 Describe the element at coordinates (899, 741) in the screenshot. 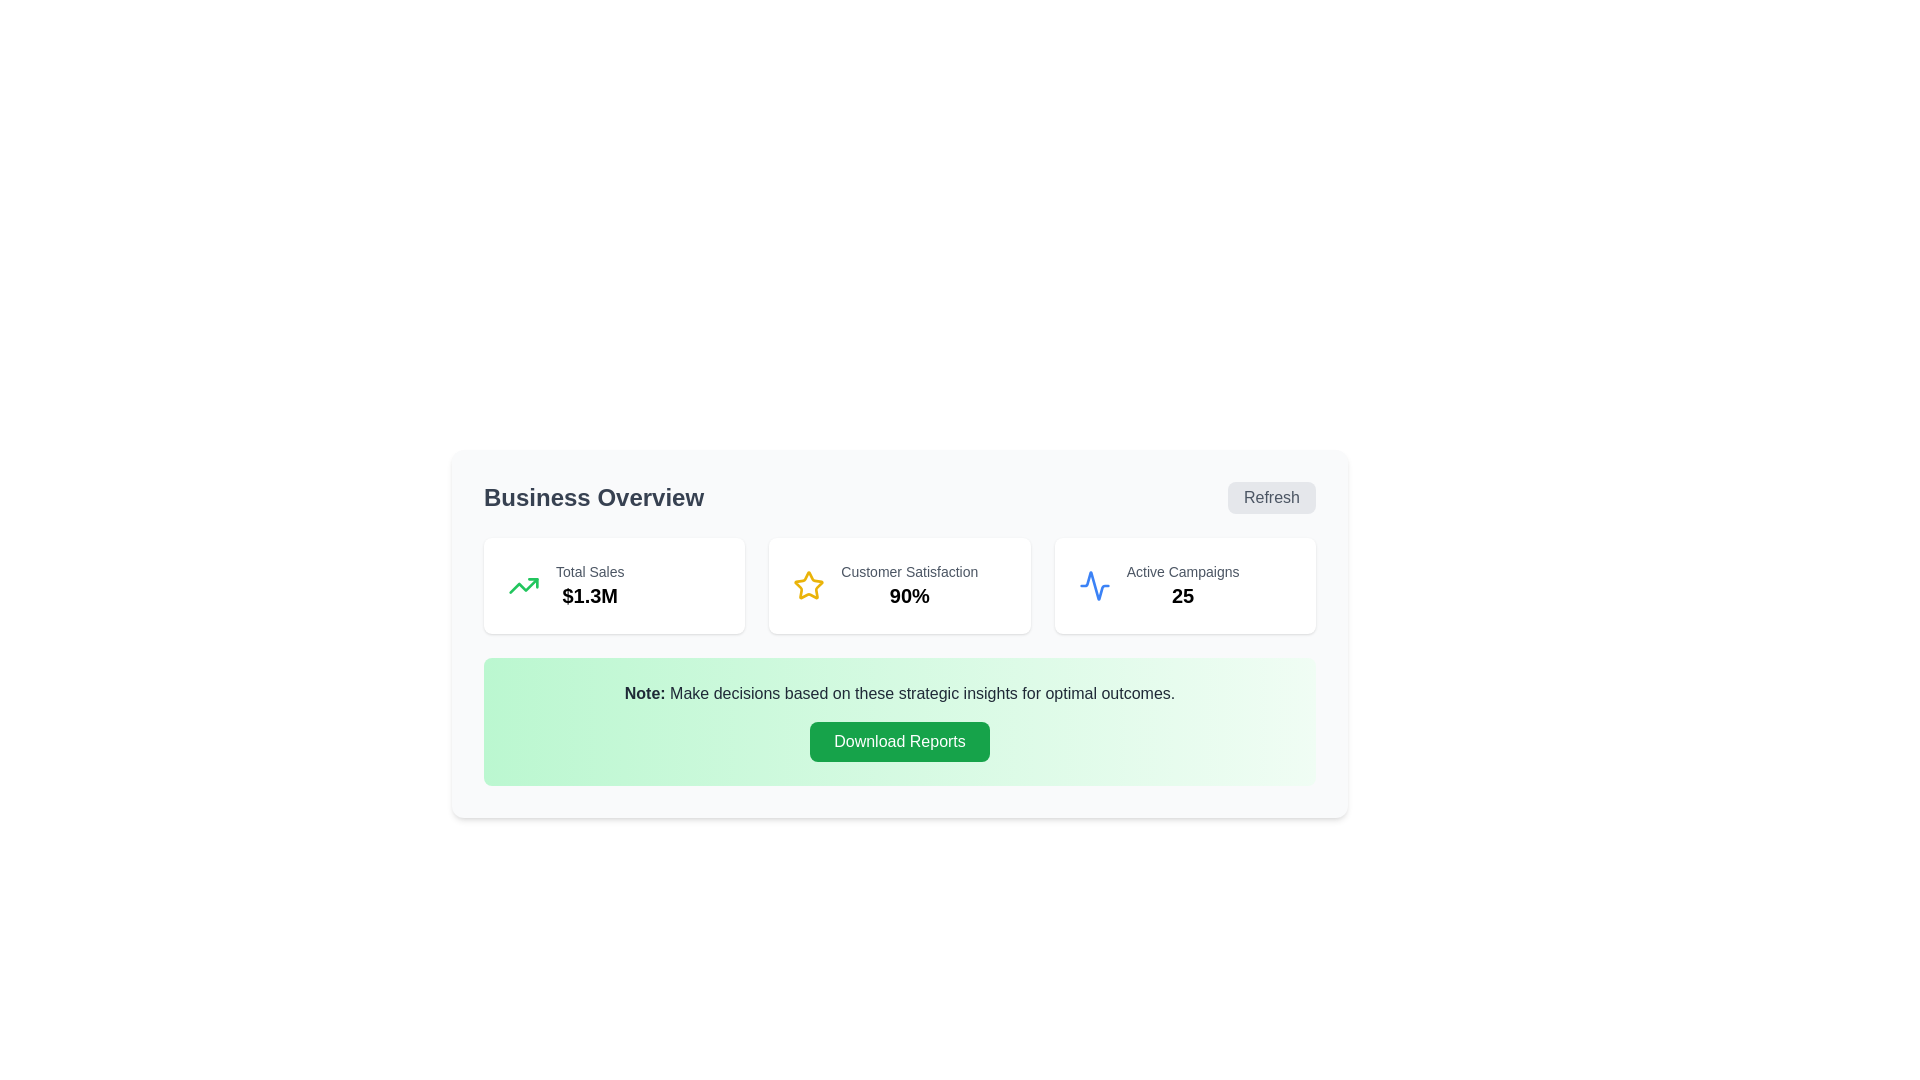

I see `the green 'Download Reports' button with rounded corners located in the 'Note' section, positioned centrally below the relevant text` at that location.